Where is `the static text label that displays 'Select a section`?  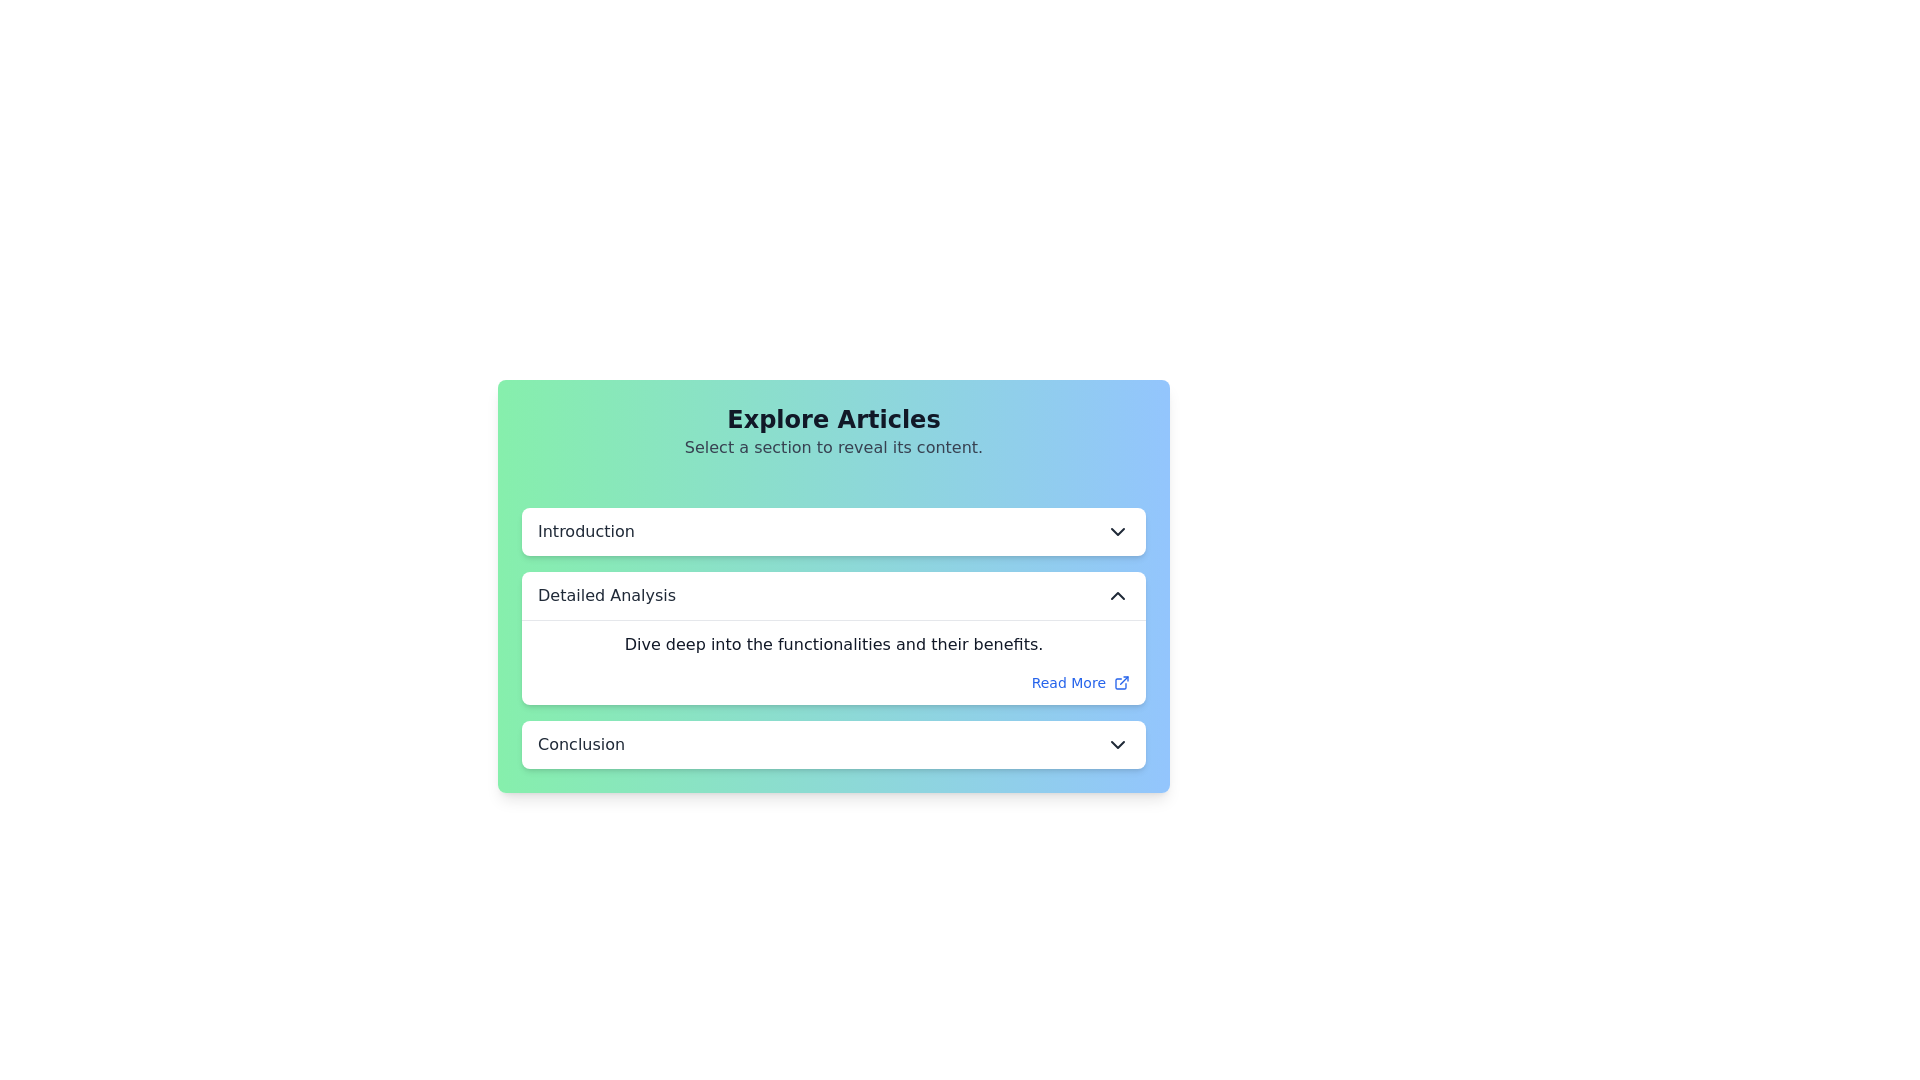 the static text label that displays 'Select a section is located at coordinates (834, 446).